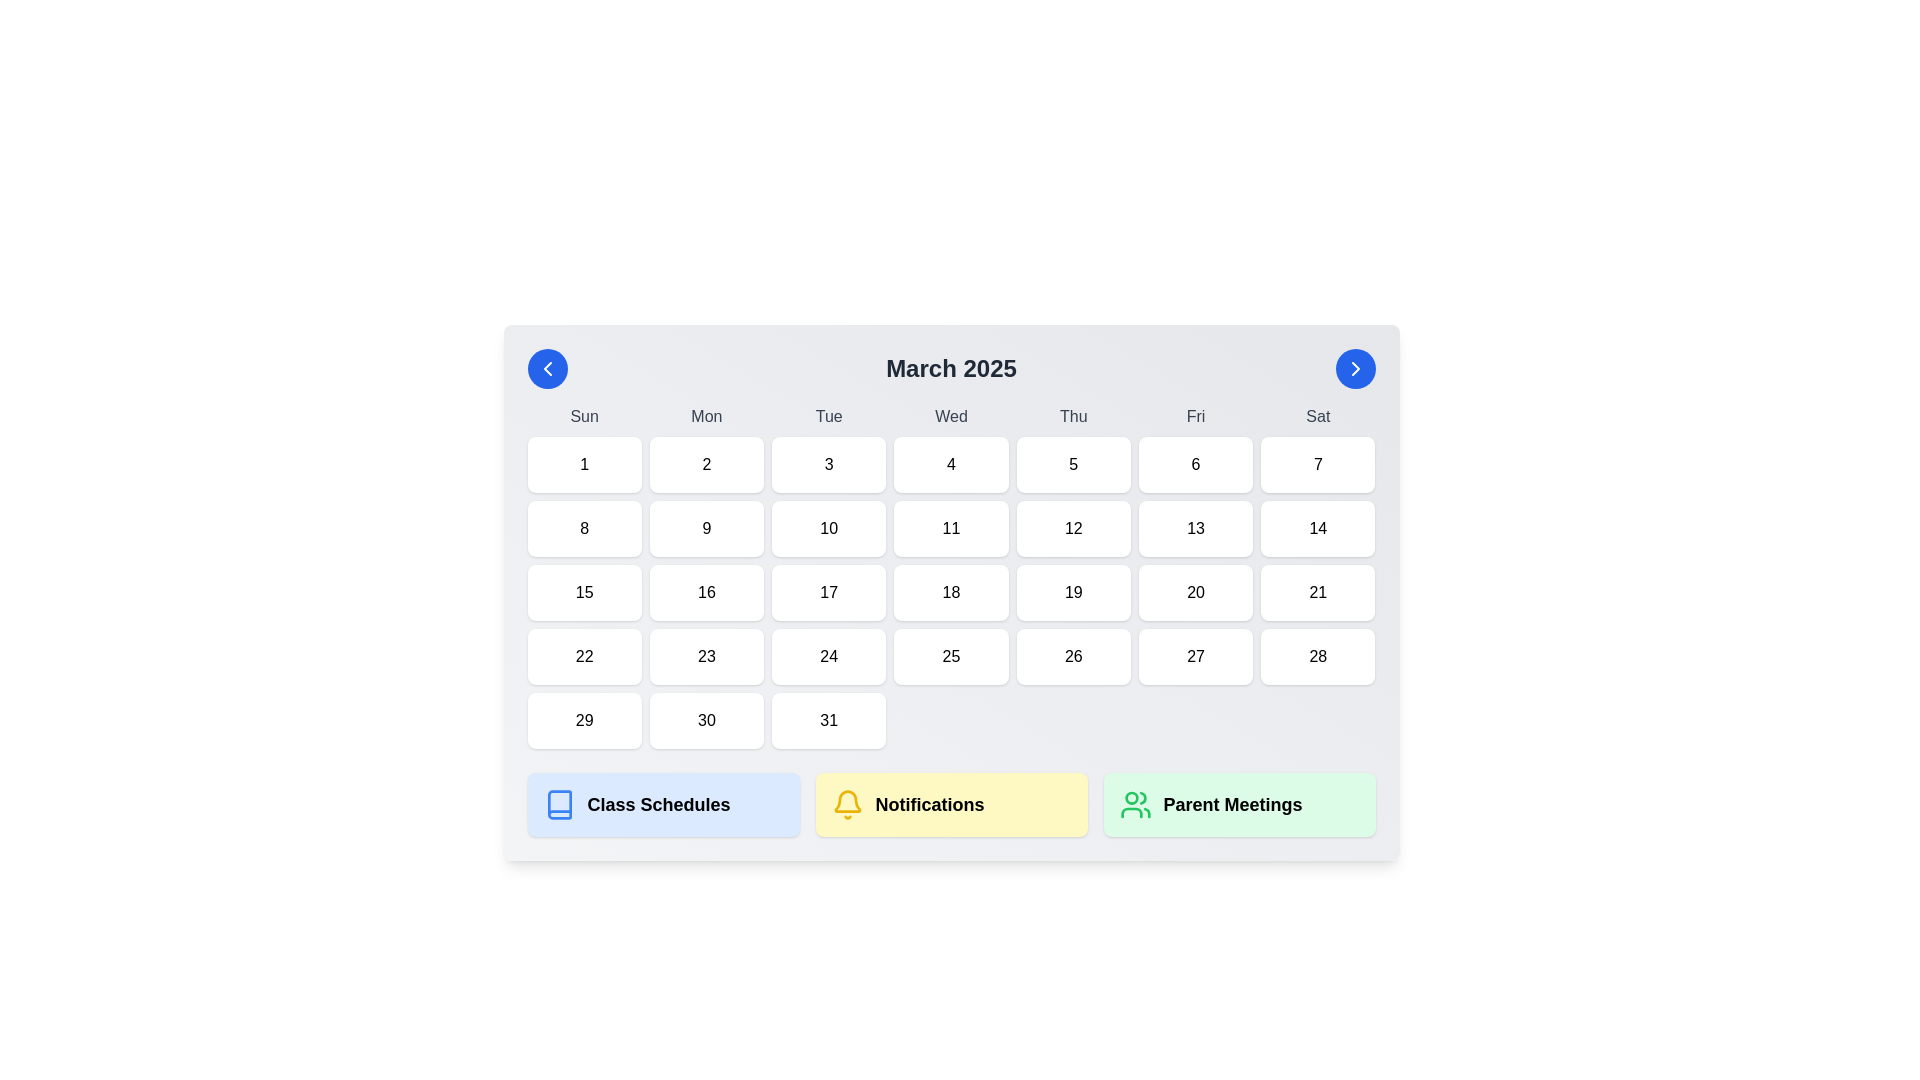  Describe the element at coordinates (829, 527) in the screenshot. I see `the calendar date cell representing '10'` at that location.